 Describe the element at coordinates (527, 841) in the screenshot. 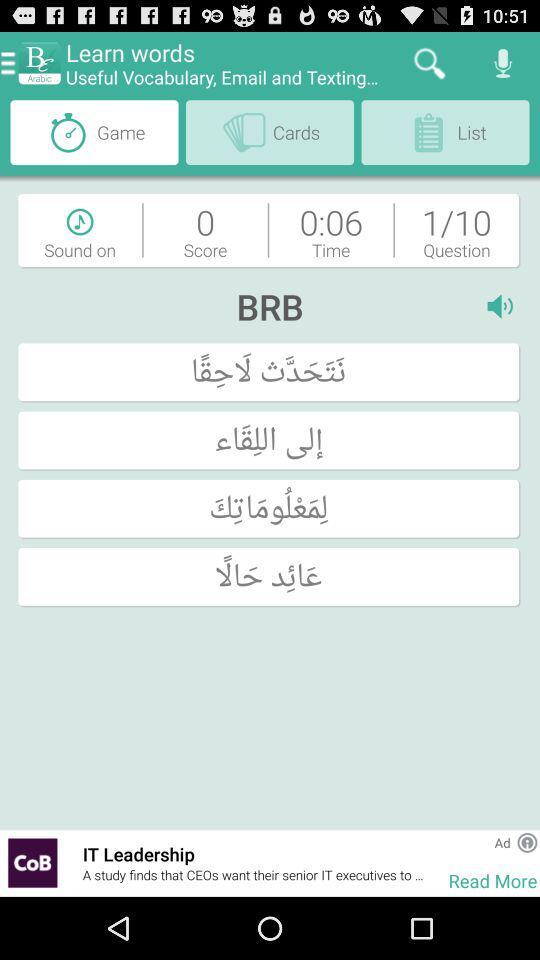

I see `info about advertisement` at that location.